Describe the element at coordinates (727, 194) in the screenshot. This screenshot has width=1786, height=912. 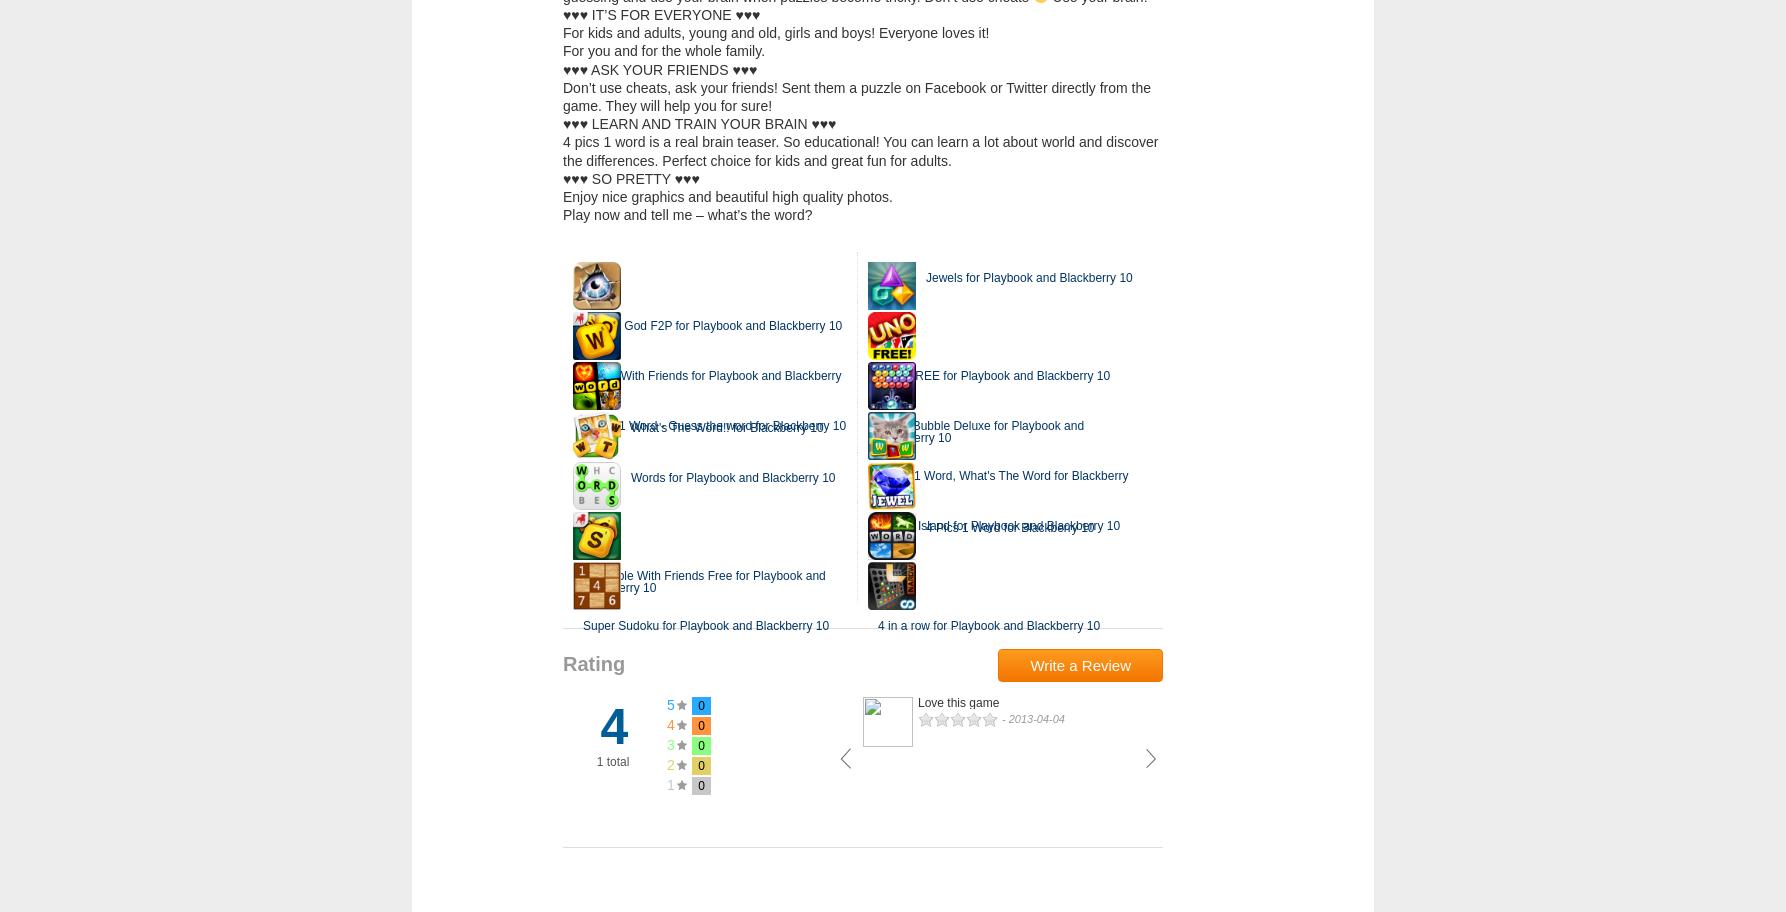
I see `'Enjoy nice graphics and beautiful high quality photos.'` at that location.